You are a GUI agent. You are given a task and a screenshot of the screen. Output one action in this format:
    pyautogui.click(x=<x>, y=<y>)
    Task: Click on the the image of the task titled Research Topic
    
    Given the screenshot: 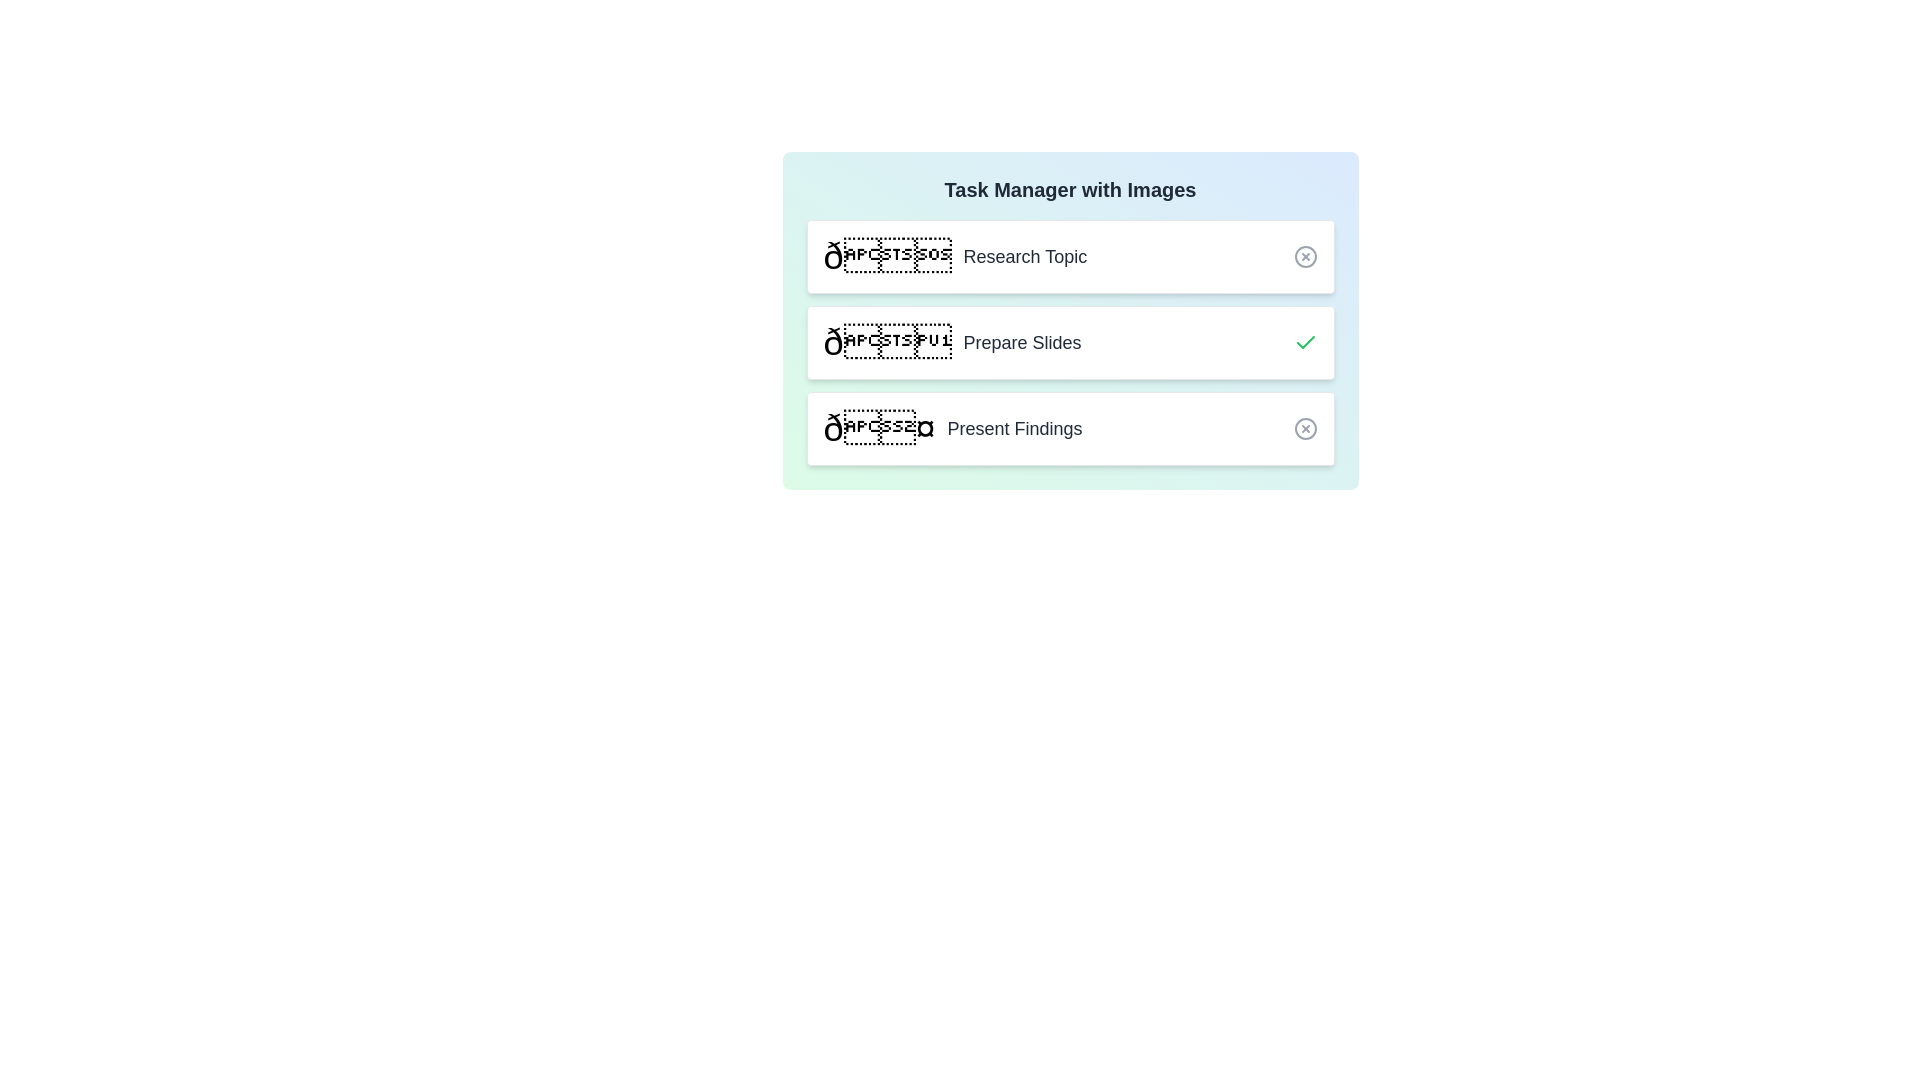 What is the action you would take?
    pyautogui.click(x=886, y=256)
    